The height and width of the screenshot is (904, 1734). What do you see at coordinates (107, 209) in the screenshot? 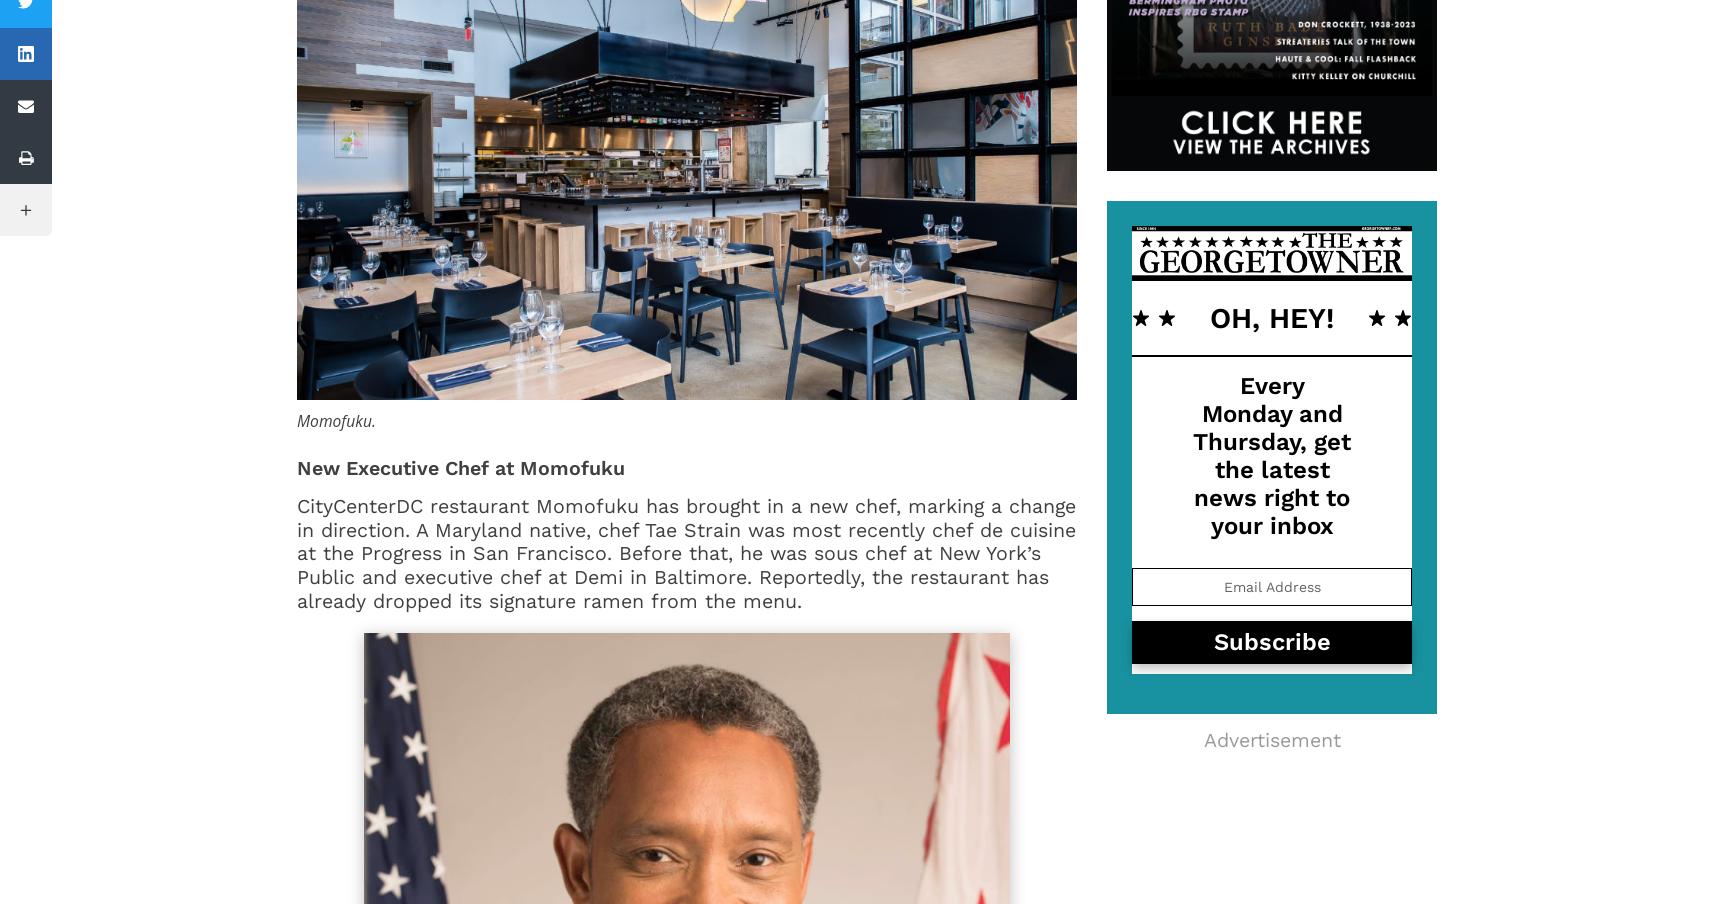
I see `'More Networks'` at bounding box center [107, 209].